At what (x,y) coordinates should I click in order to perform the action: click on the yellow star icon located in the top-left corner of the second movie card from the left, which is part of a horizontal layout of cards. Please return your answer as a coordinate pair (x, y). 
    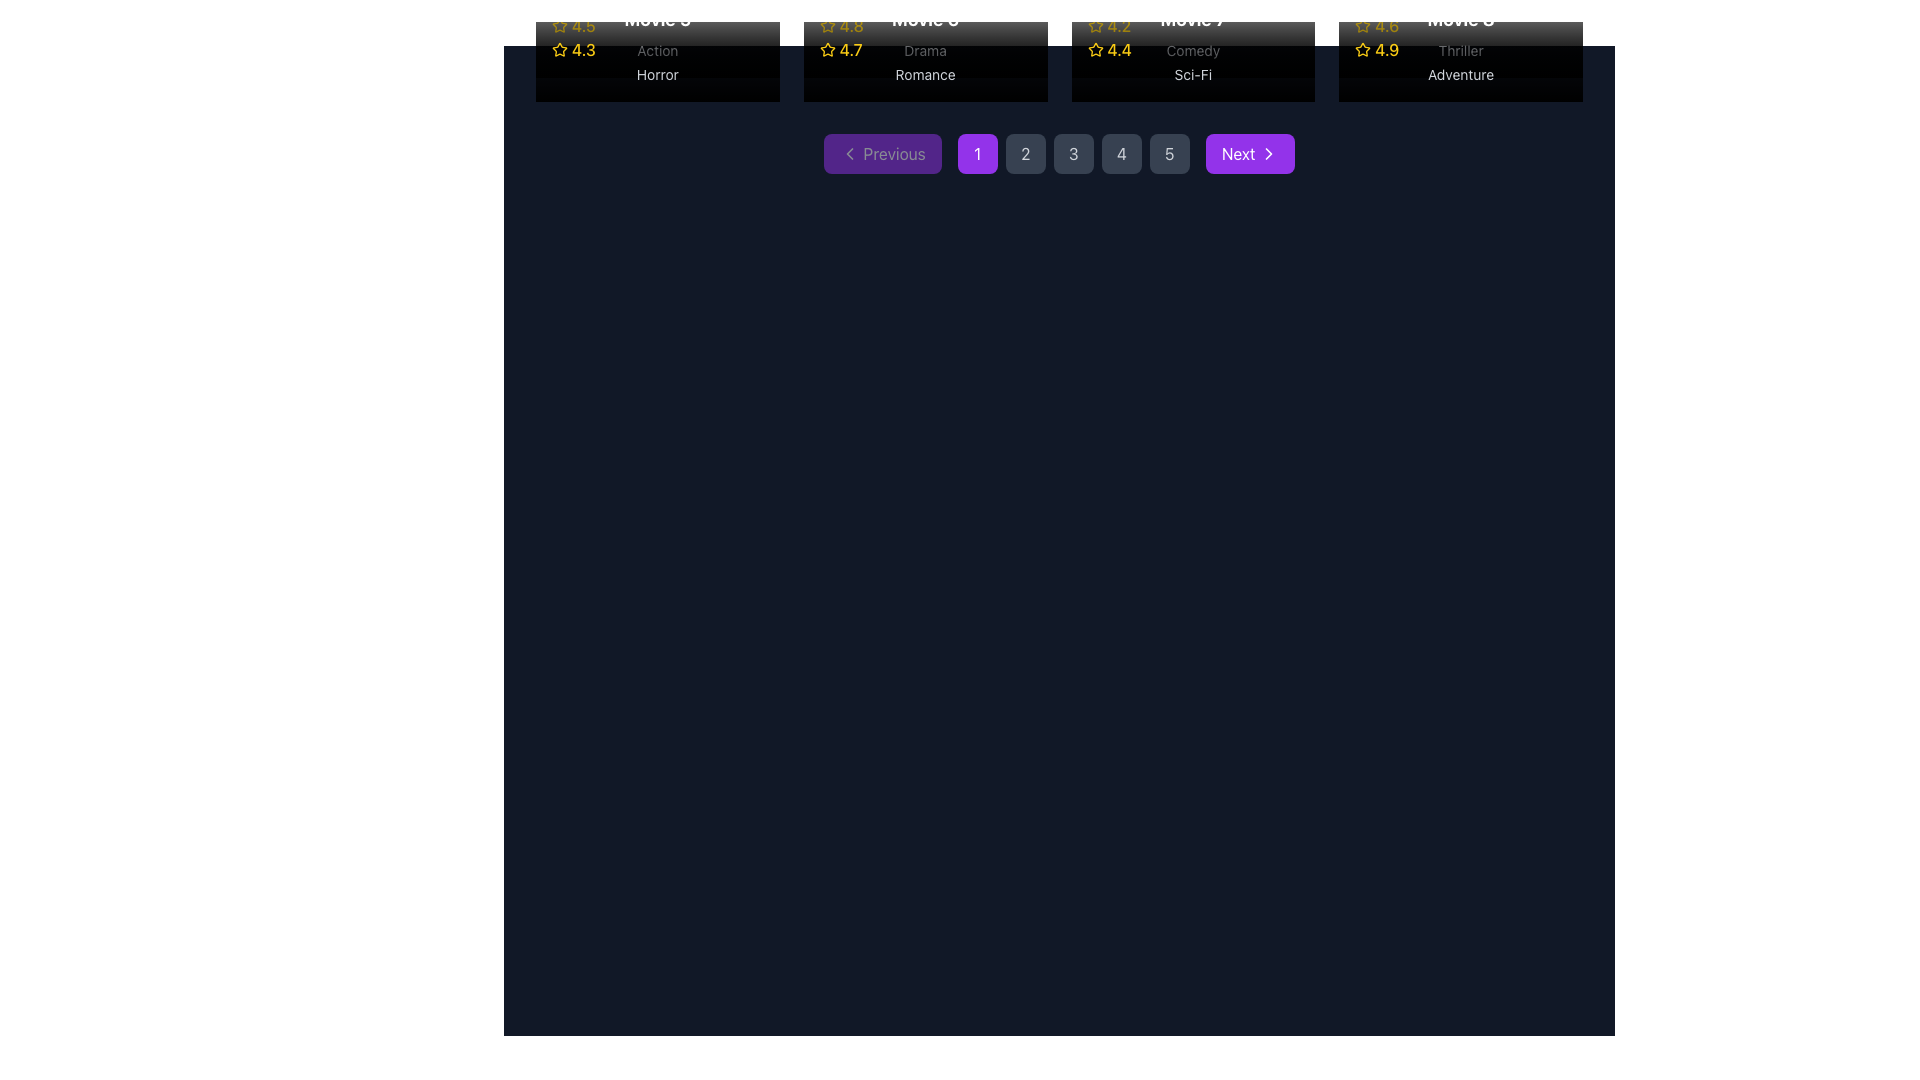
    Looking at the image, I should click on (827, 25).